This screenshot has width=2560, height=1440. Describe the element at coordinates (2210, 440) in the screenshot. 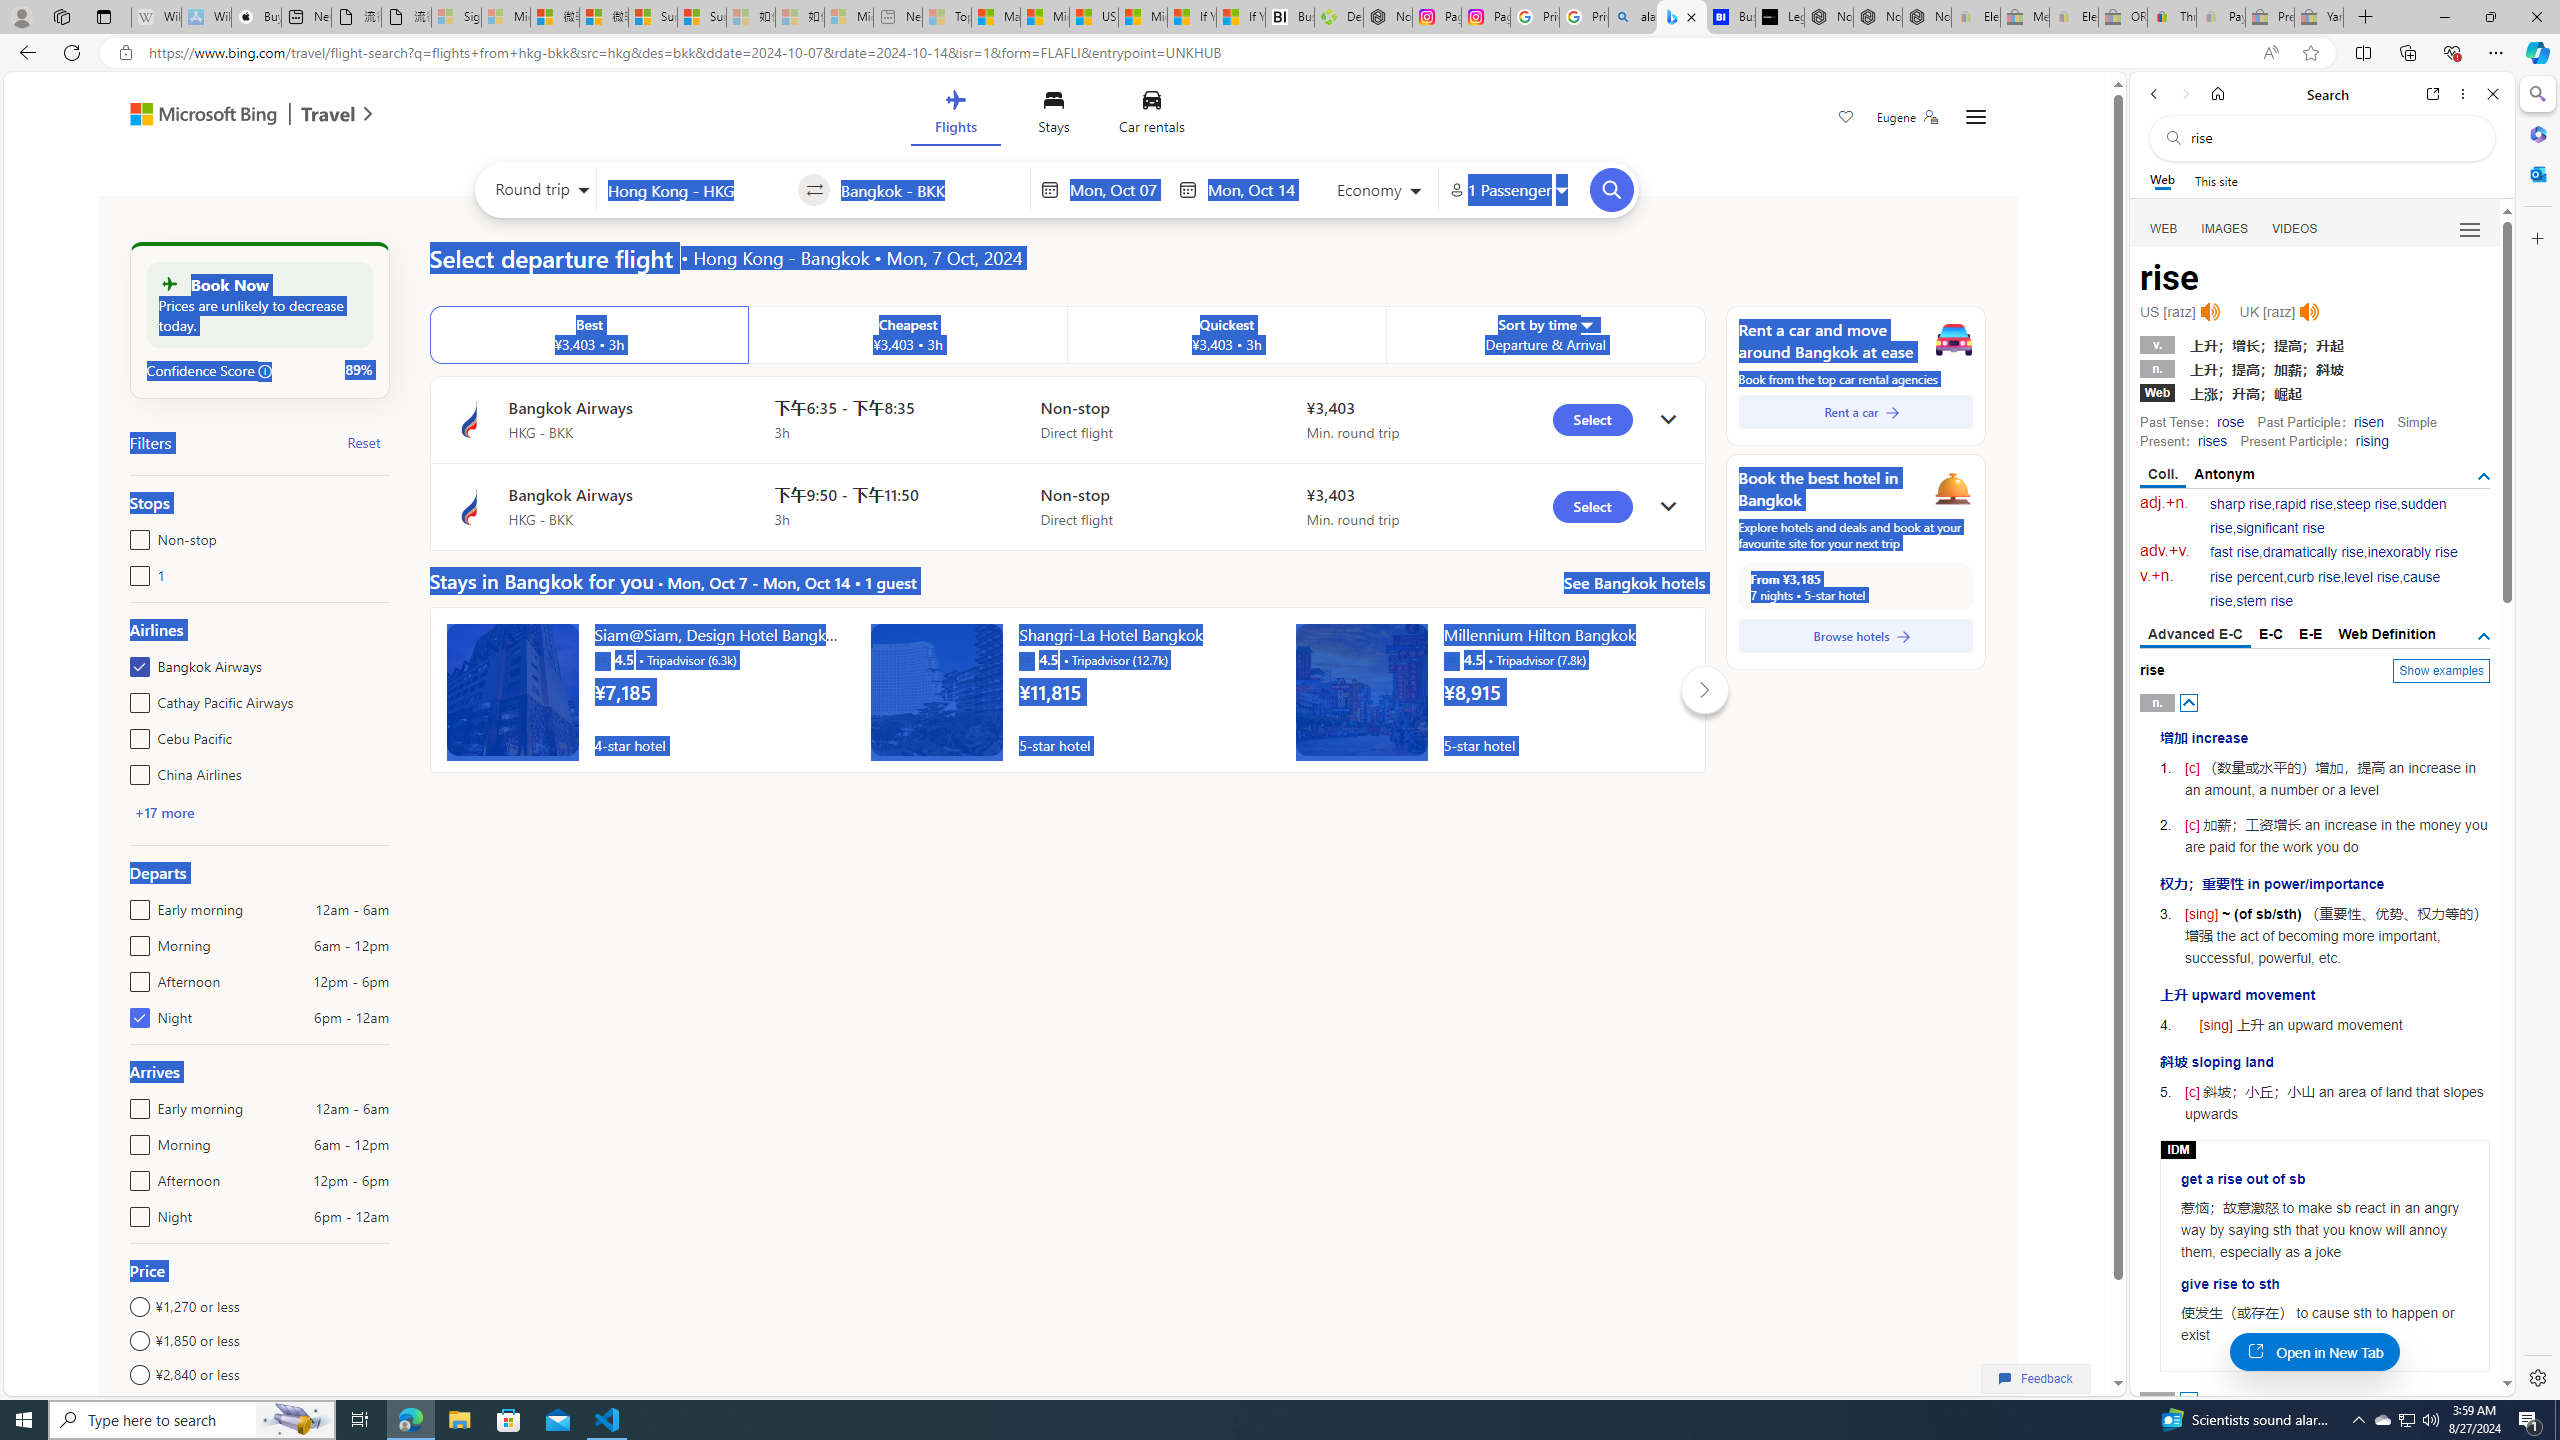

I see `'rises'` at that location.